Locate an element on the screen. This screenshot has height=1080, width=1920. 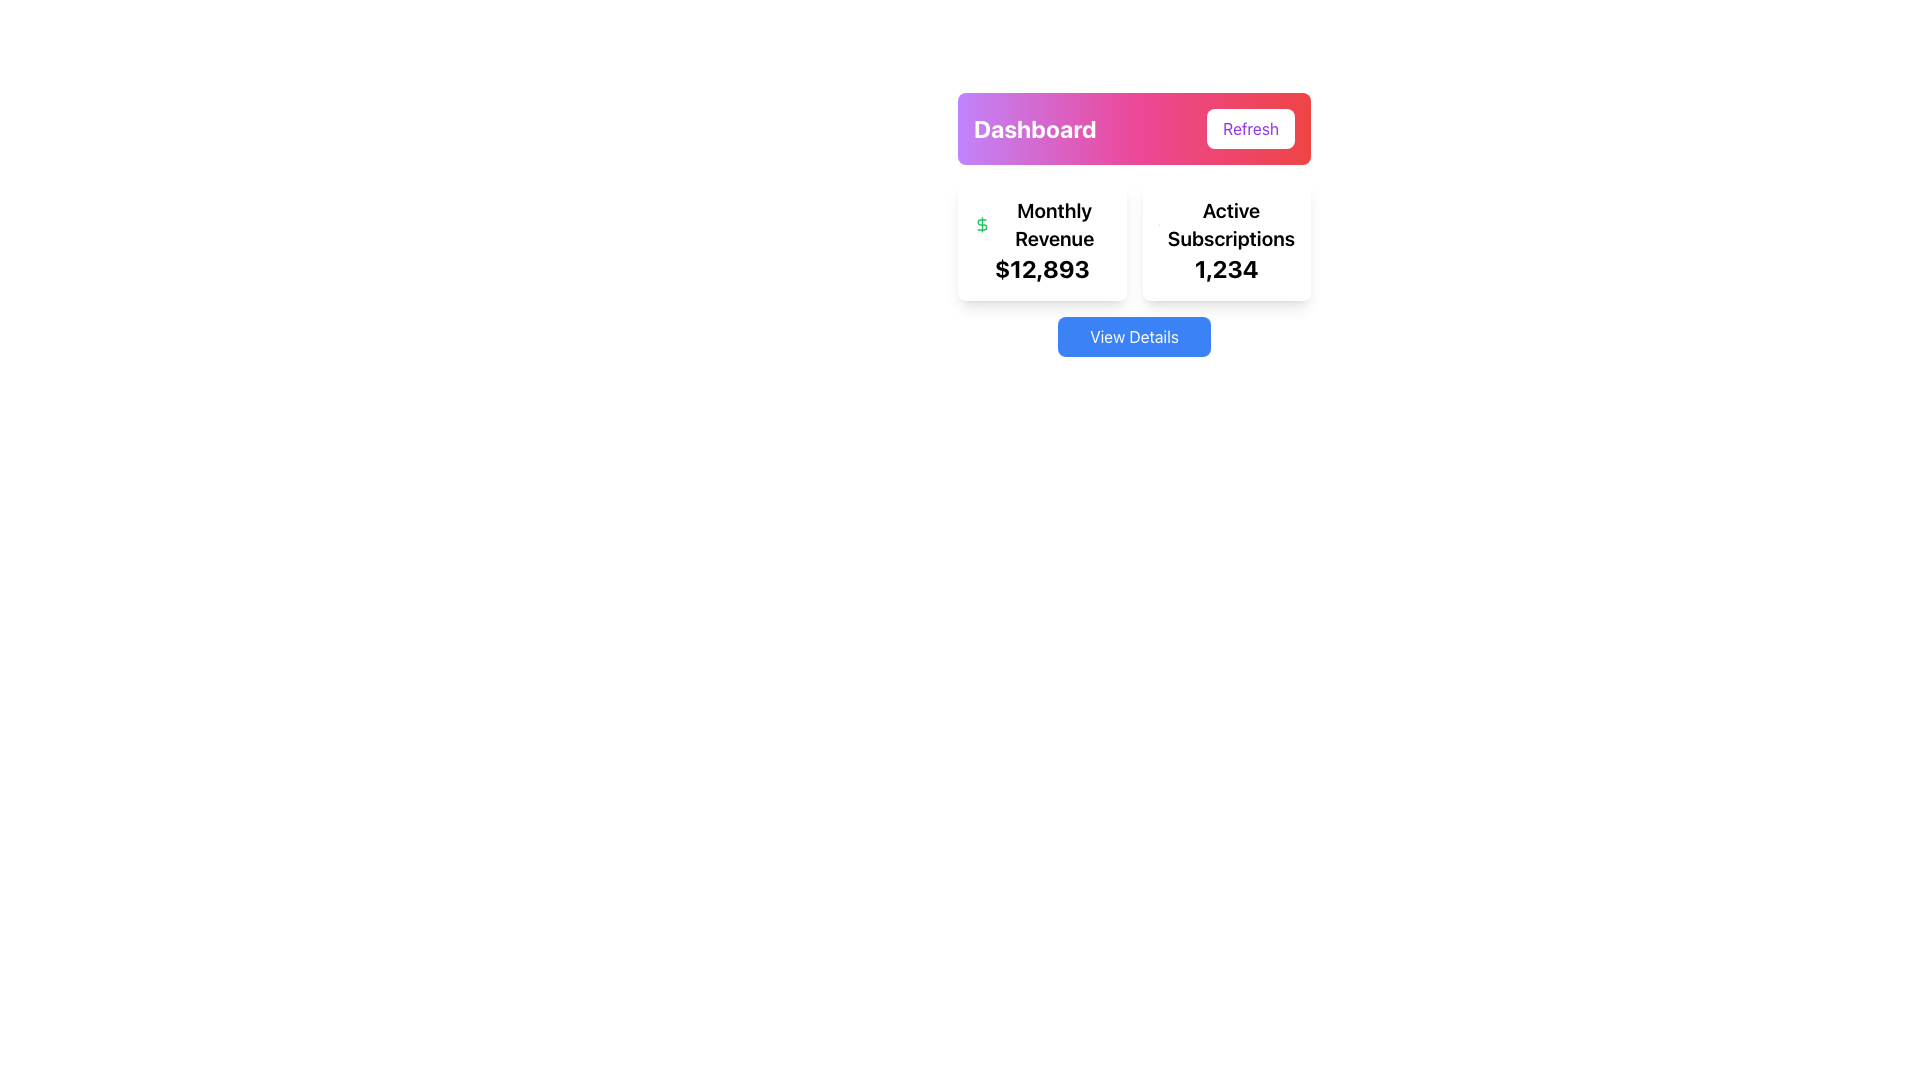
the chart icon representing active subscriptions located to the left of the 'Active Subscriptions' text in the dashboard card is located at coordinates (1159, 224).